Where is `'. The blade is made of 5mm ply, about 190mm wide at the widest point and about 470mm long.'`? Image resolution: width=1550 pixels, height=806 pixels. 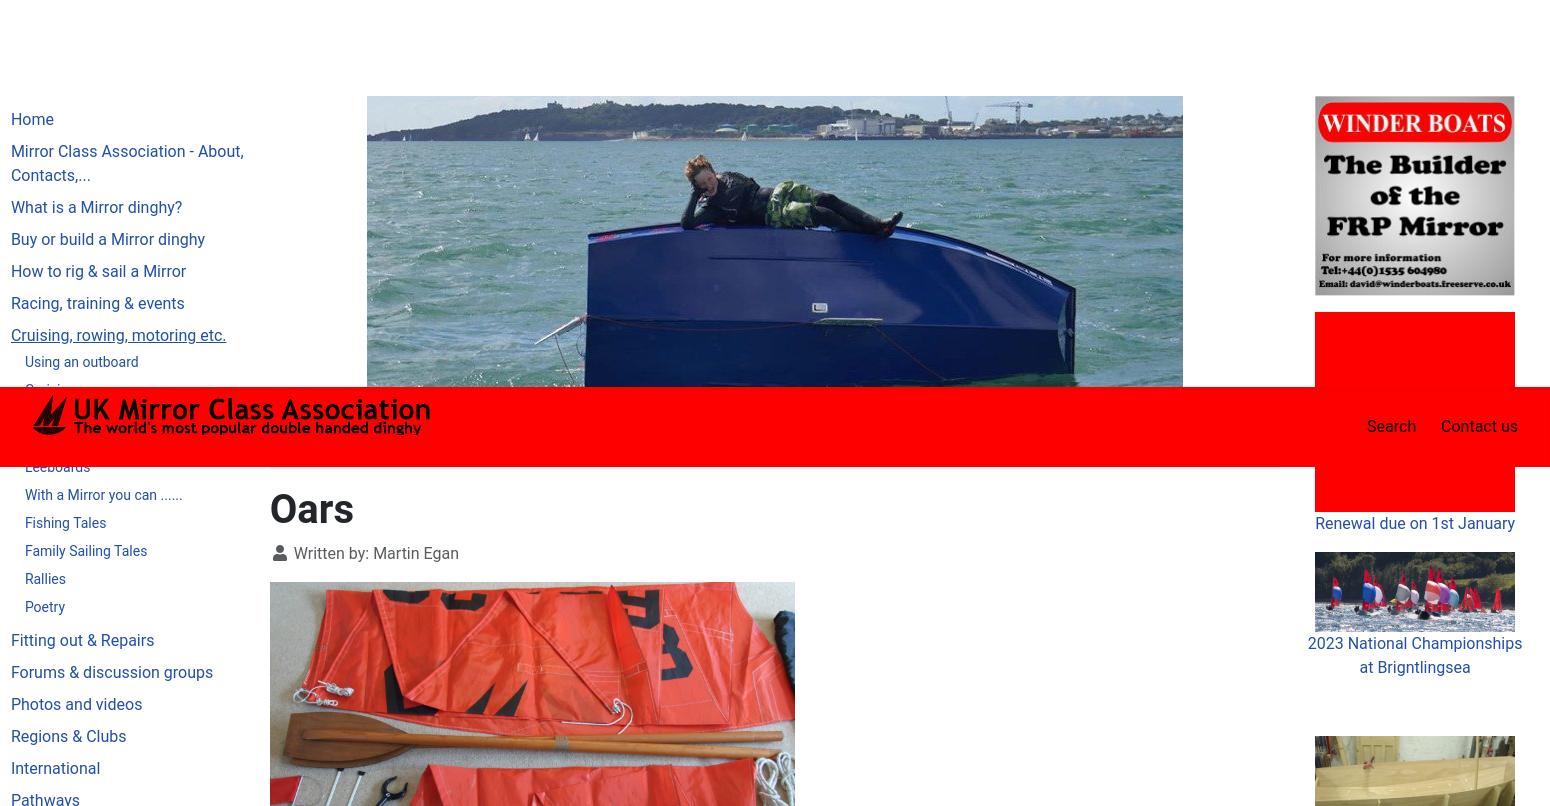 '. The blade is made of 5mm ply, about 190mm wide at the widest point and about 470mm long.' is located at coordinates (774, 739).